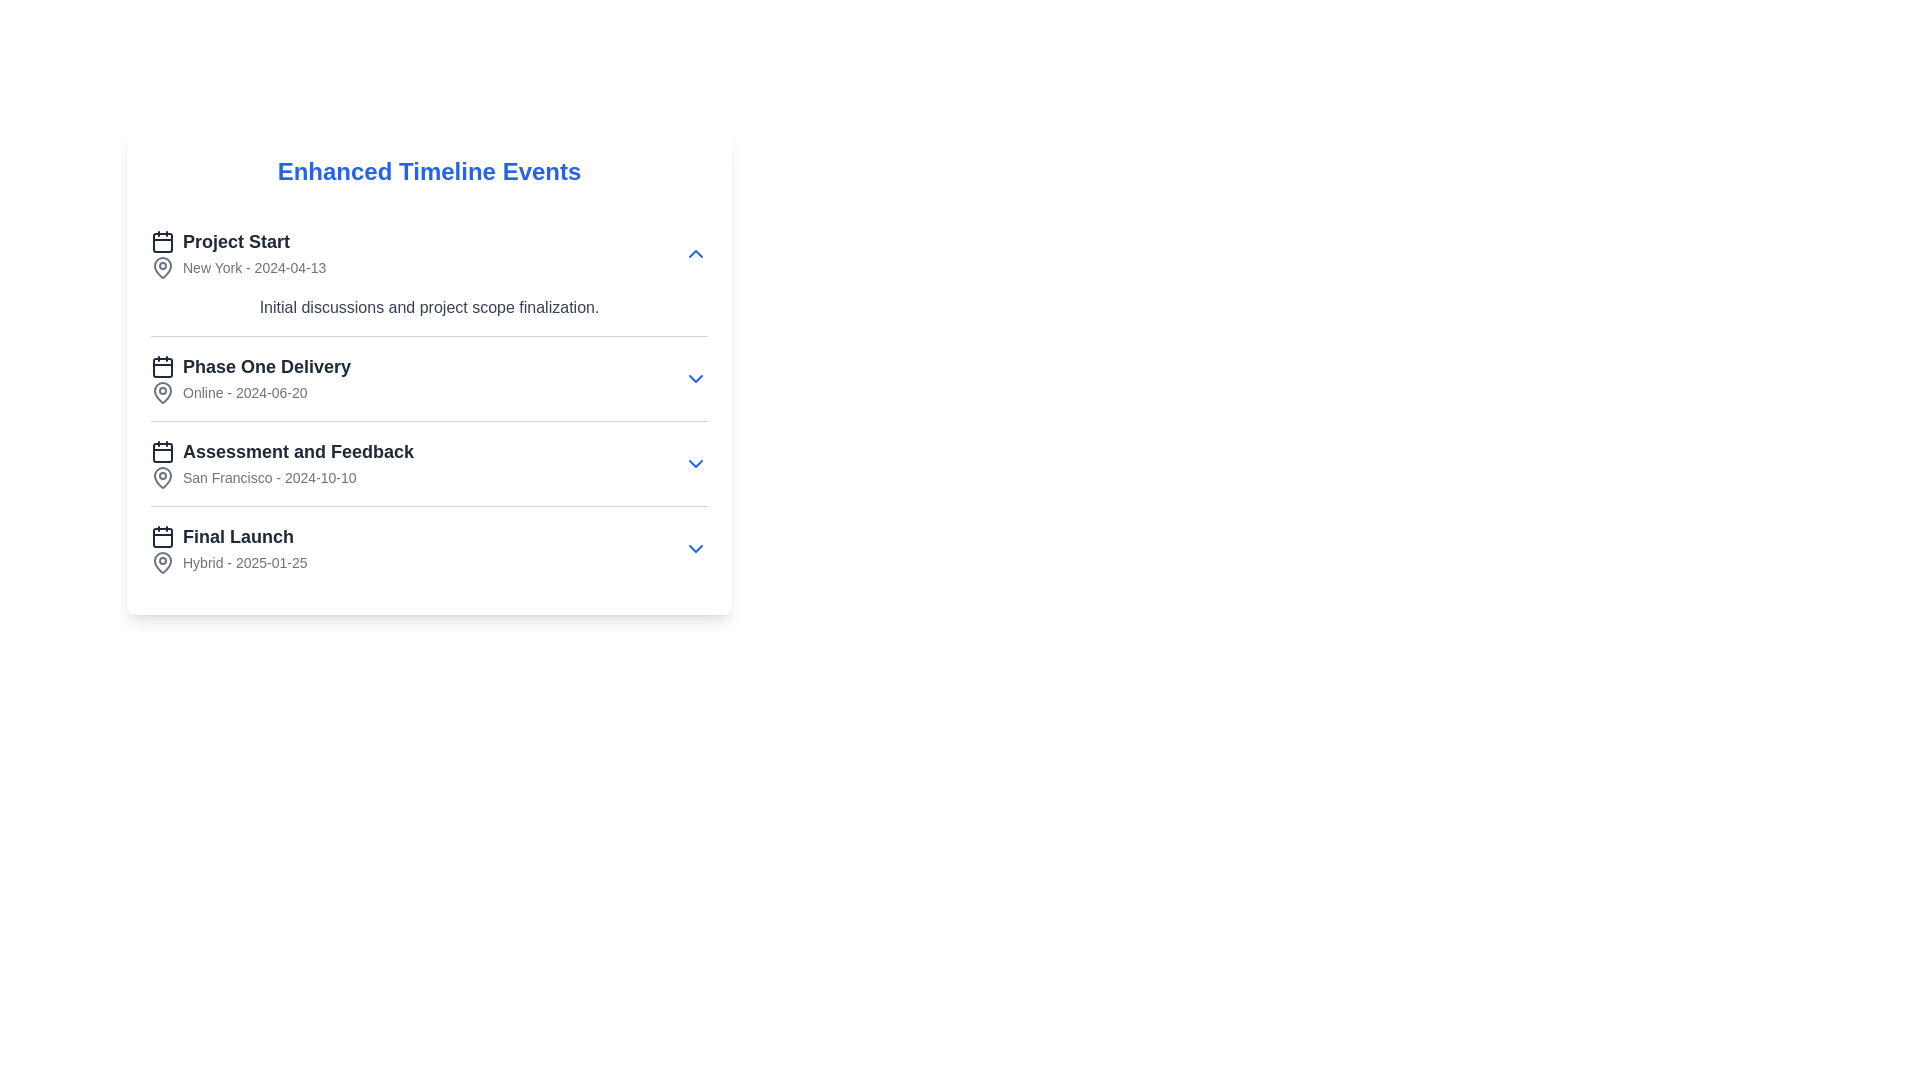  What do you see at coordinates (428, 253) in the screenshot?
I see `the first item in the 'Enhanced Timeline Events' section` at bounding box center [428, 253].